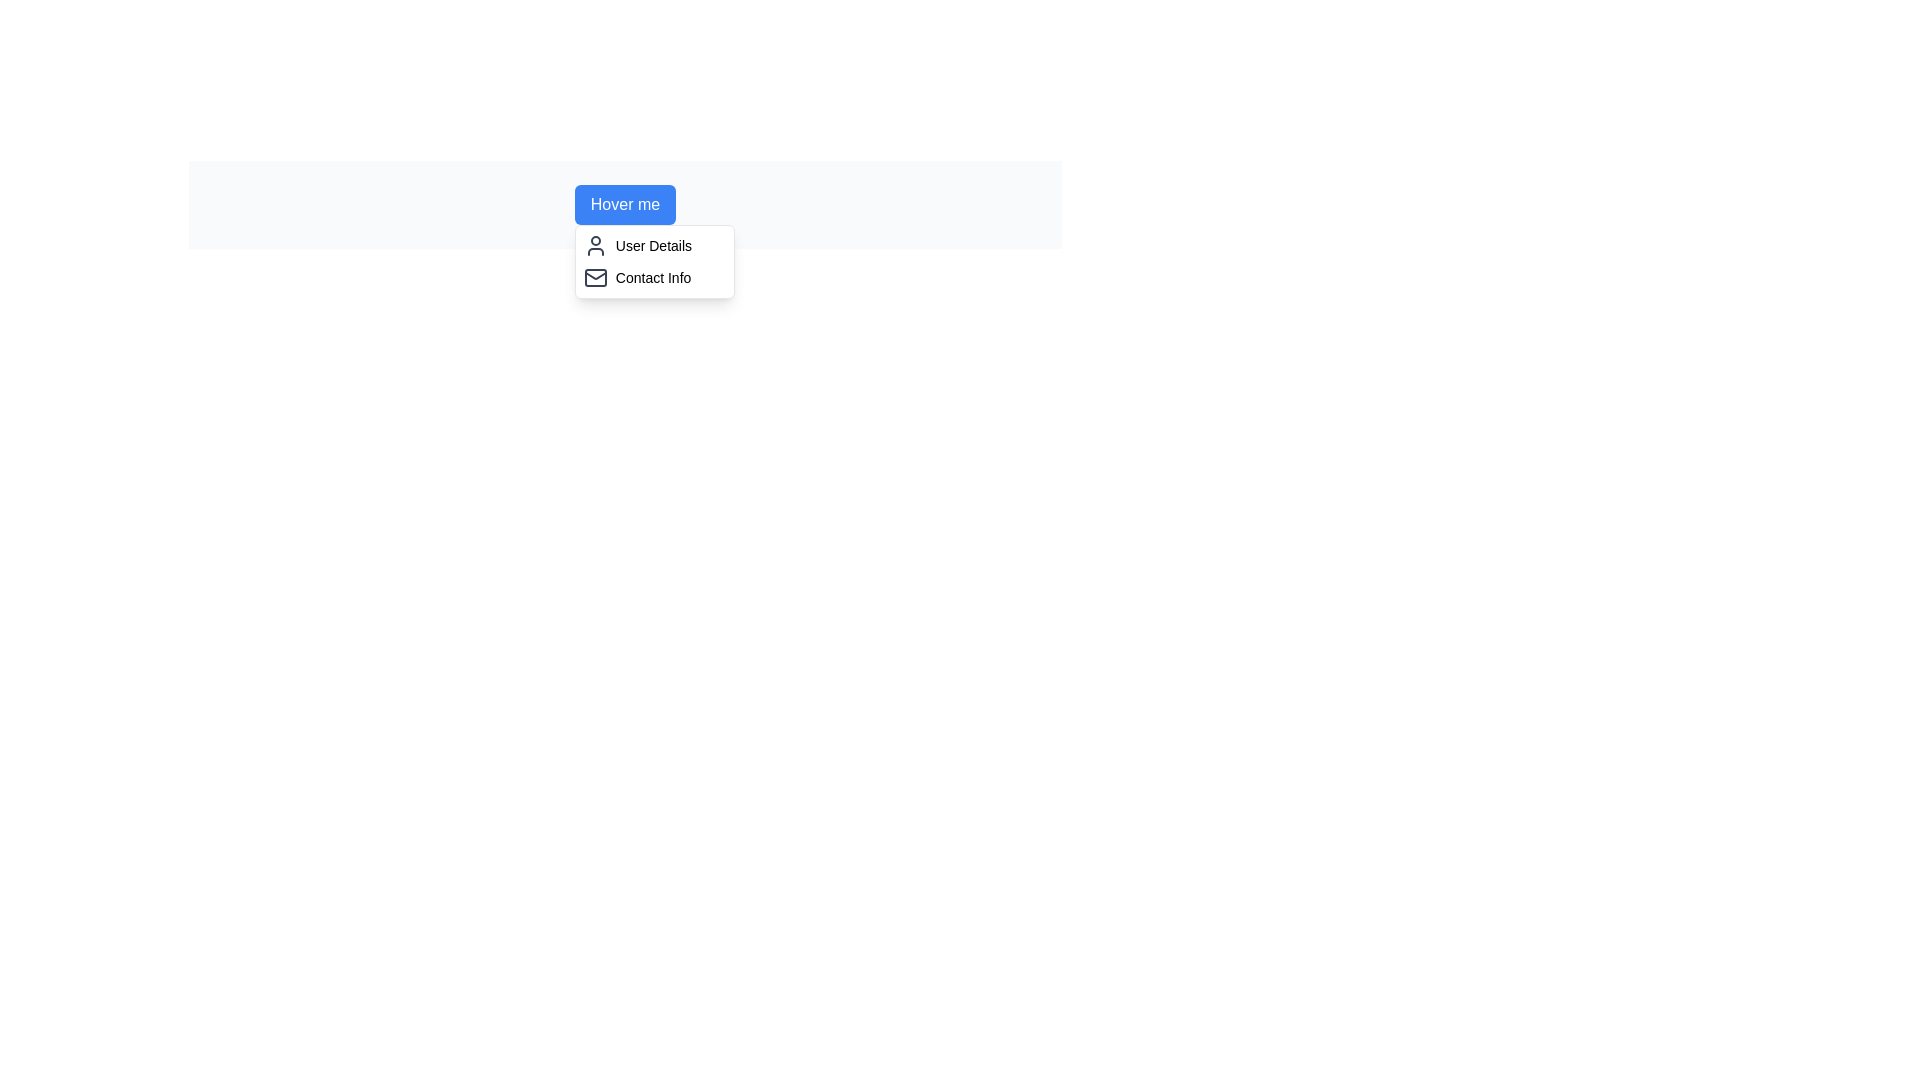 The image size is (1920, 1080). Describe the element at coordinates (653, 277) in the screenshot. I see `the second text label in the dropdown-like menu` at that location.